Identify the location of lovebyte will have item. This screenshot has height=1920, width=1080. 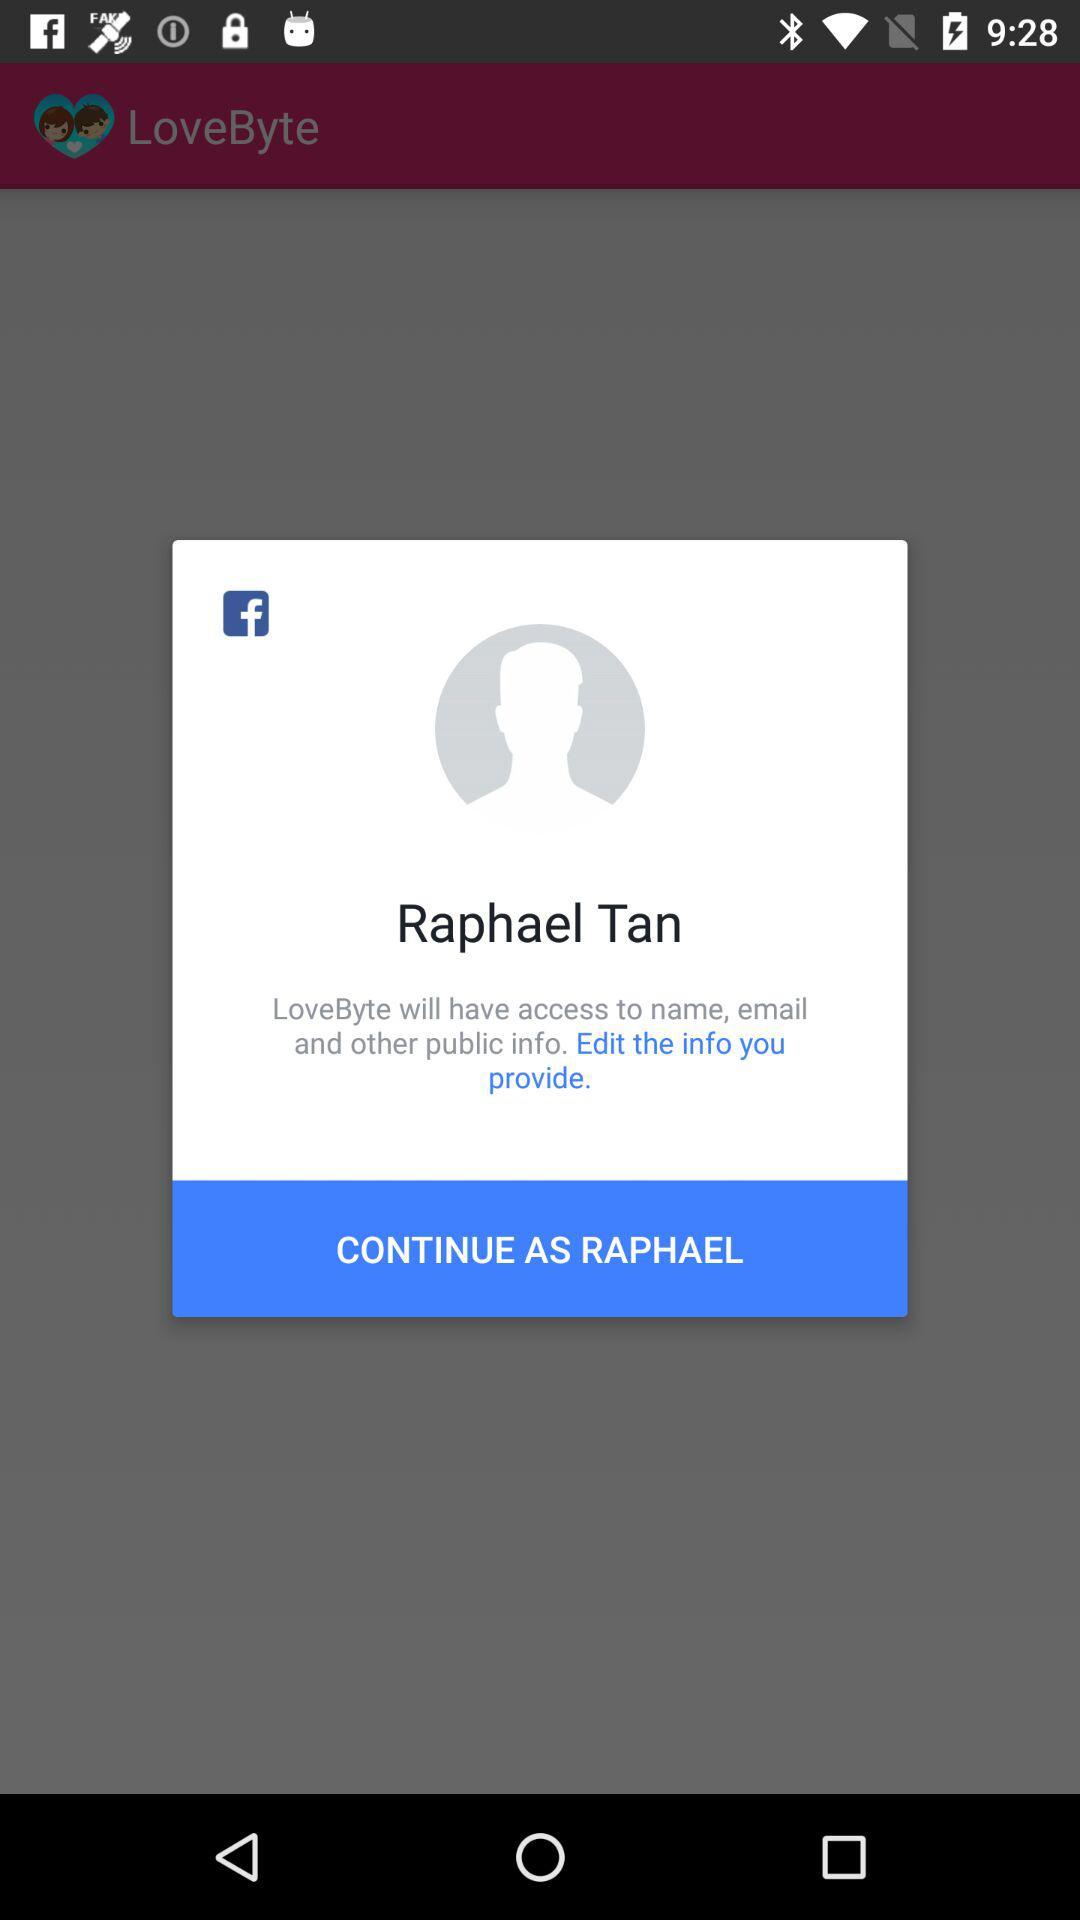
(540, 1041).